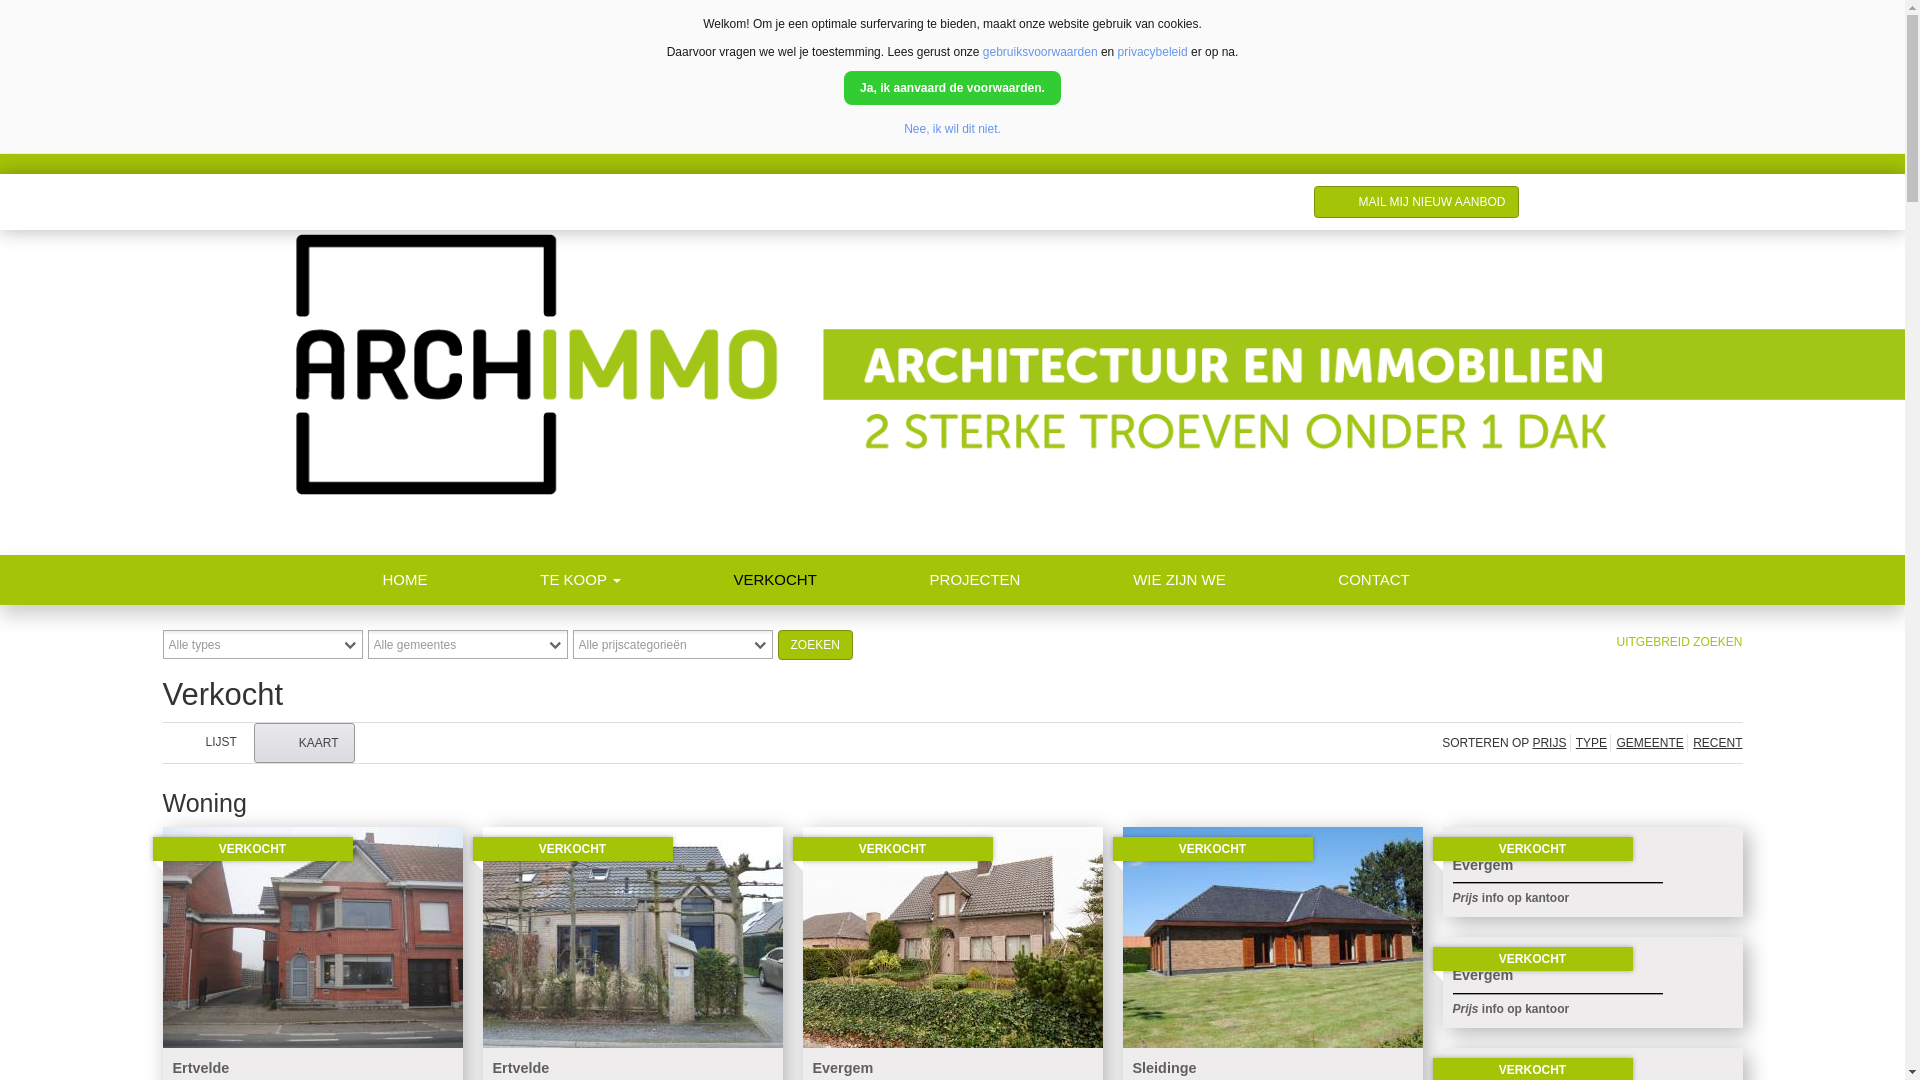 This screenshot has width=1920, height=1080. I want to click on 'RECENT', so click(1713, 743).